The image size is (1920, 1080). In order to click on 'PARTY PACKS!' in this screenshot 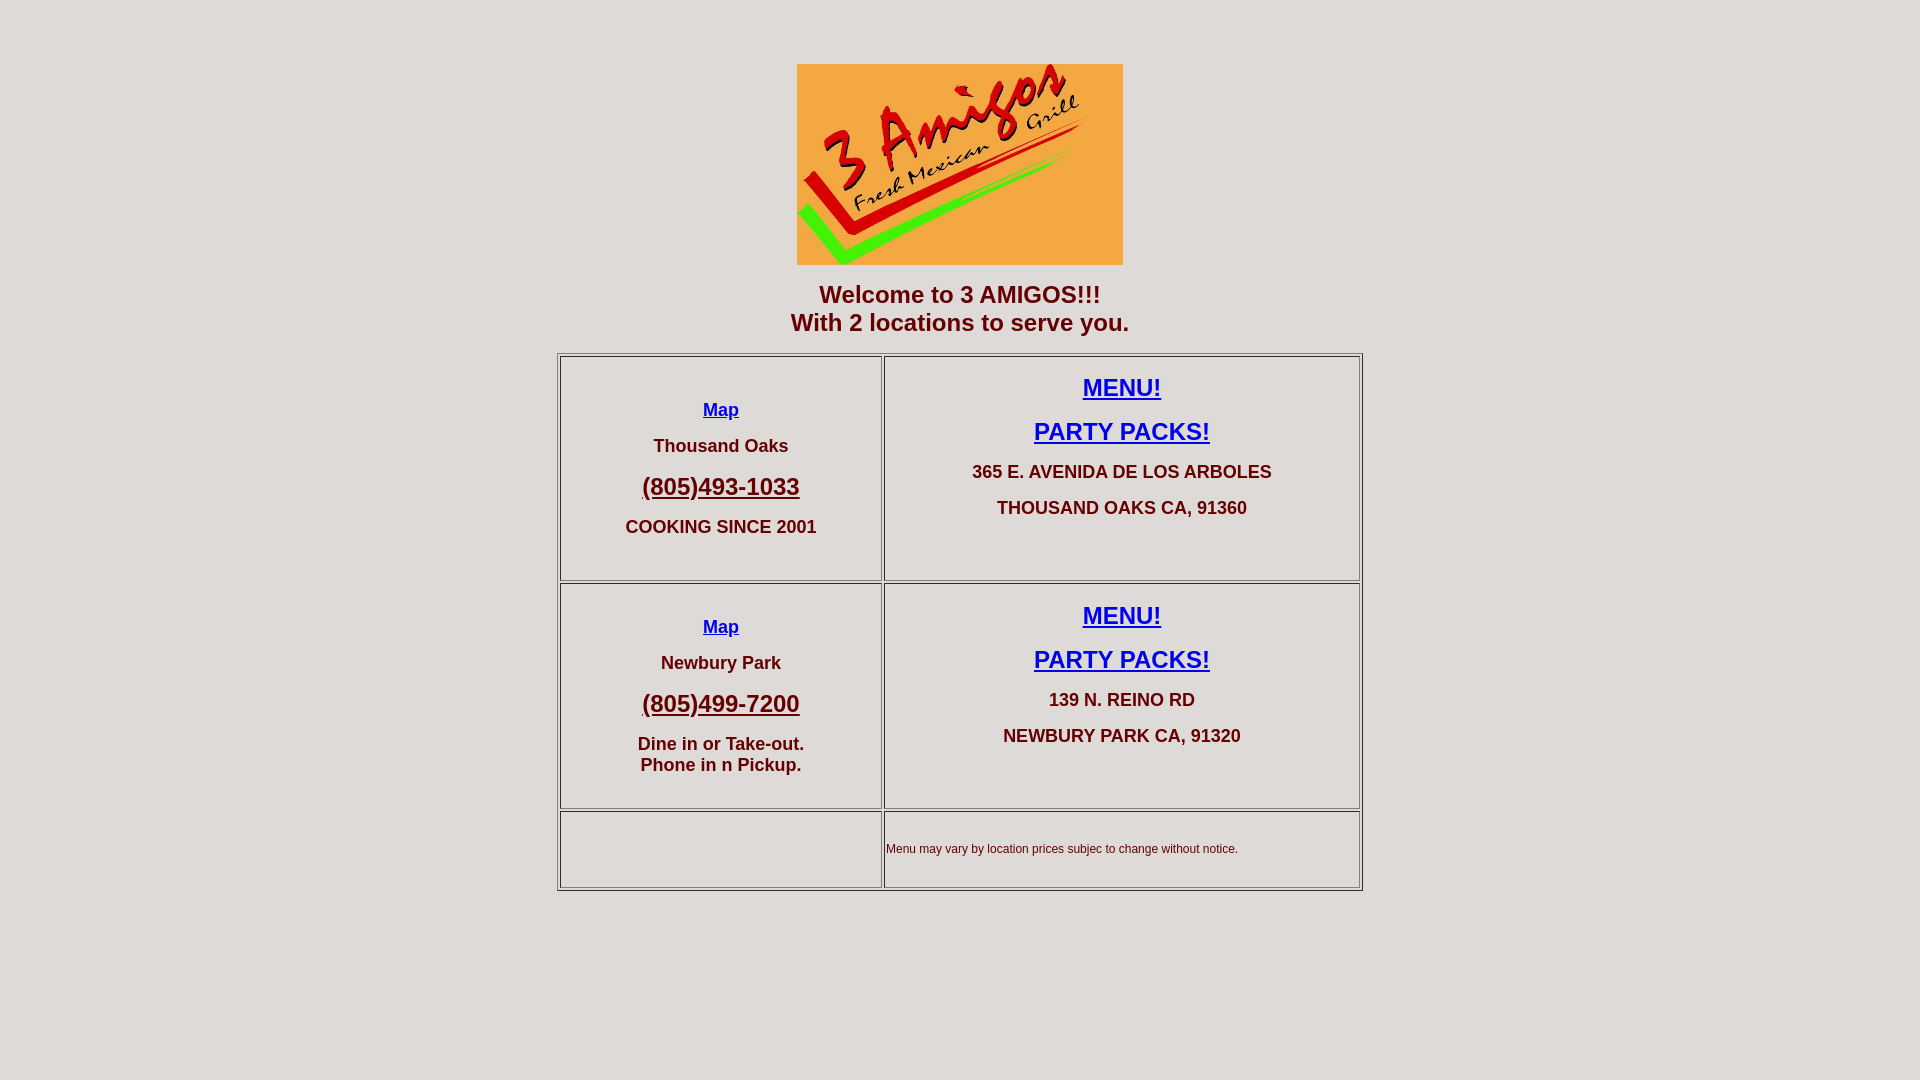, I will do `click(1122, 659)`.